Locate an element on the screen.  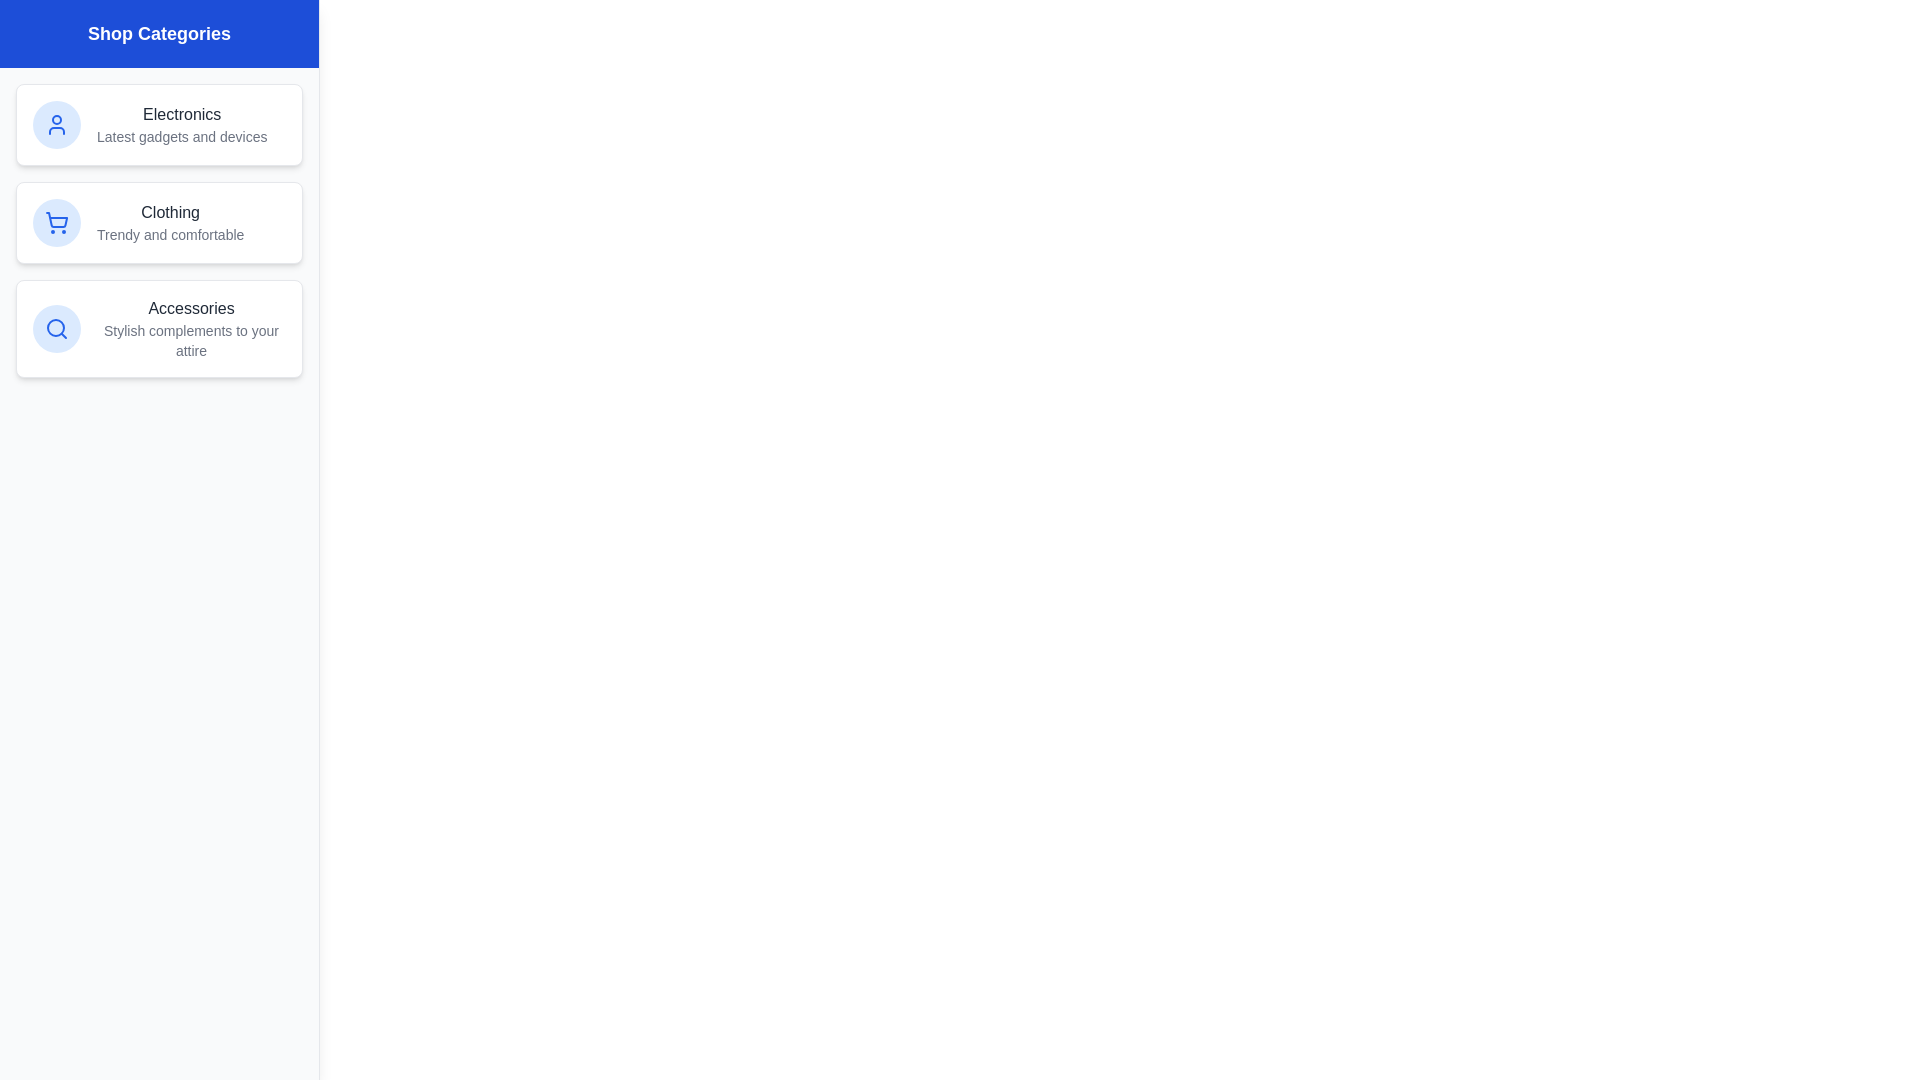
the list item corresponding to Electronics to view its details is located at coordinates (158, 124).